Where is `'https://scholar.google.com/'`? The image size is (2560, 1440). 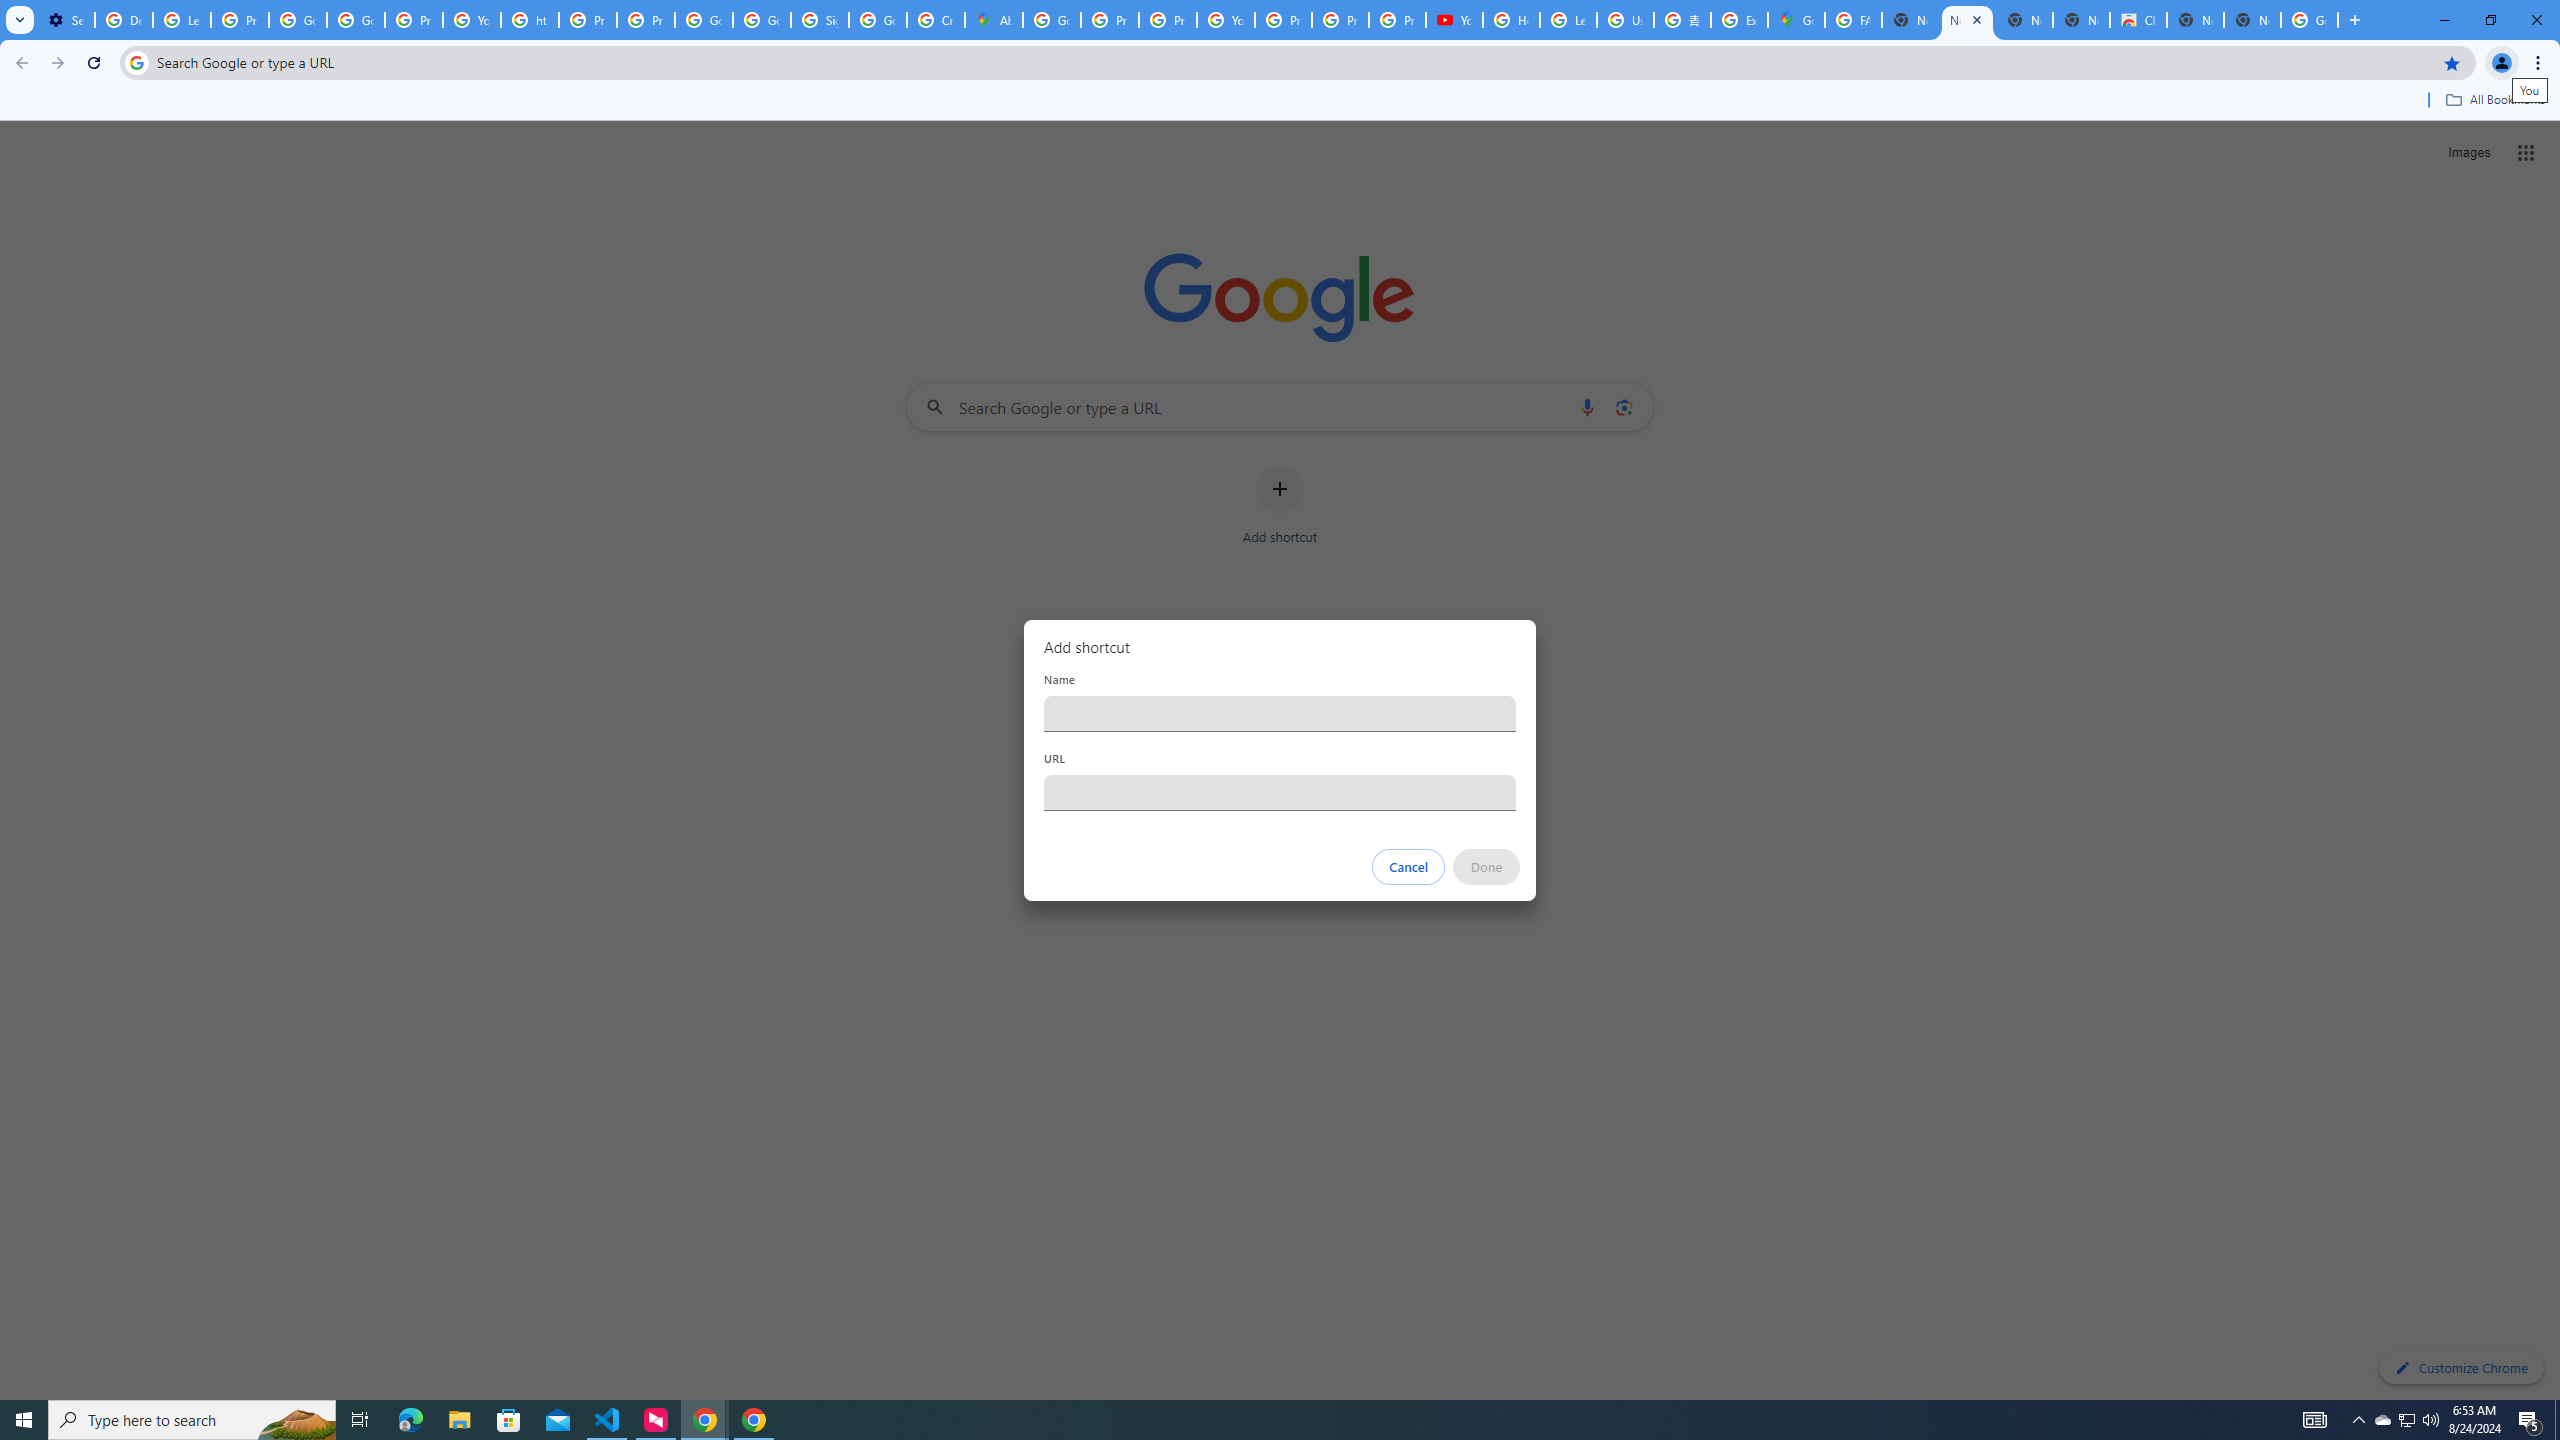
'https://scholar.google.com/' is located at coordinates (529, 19).